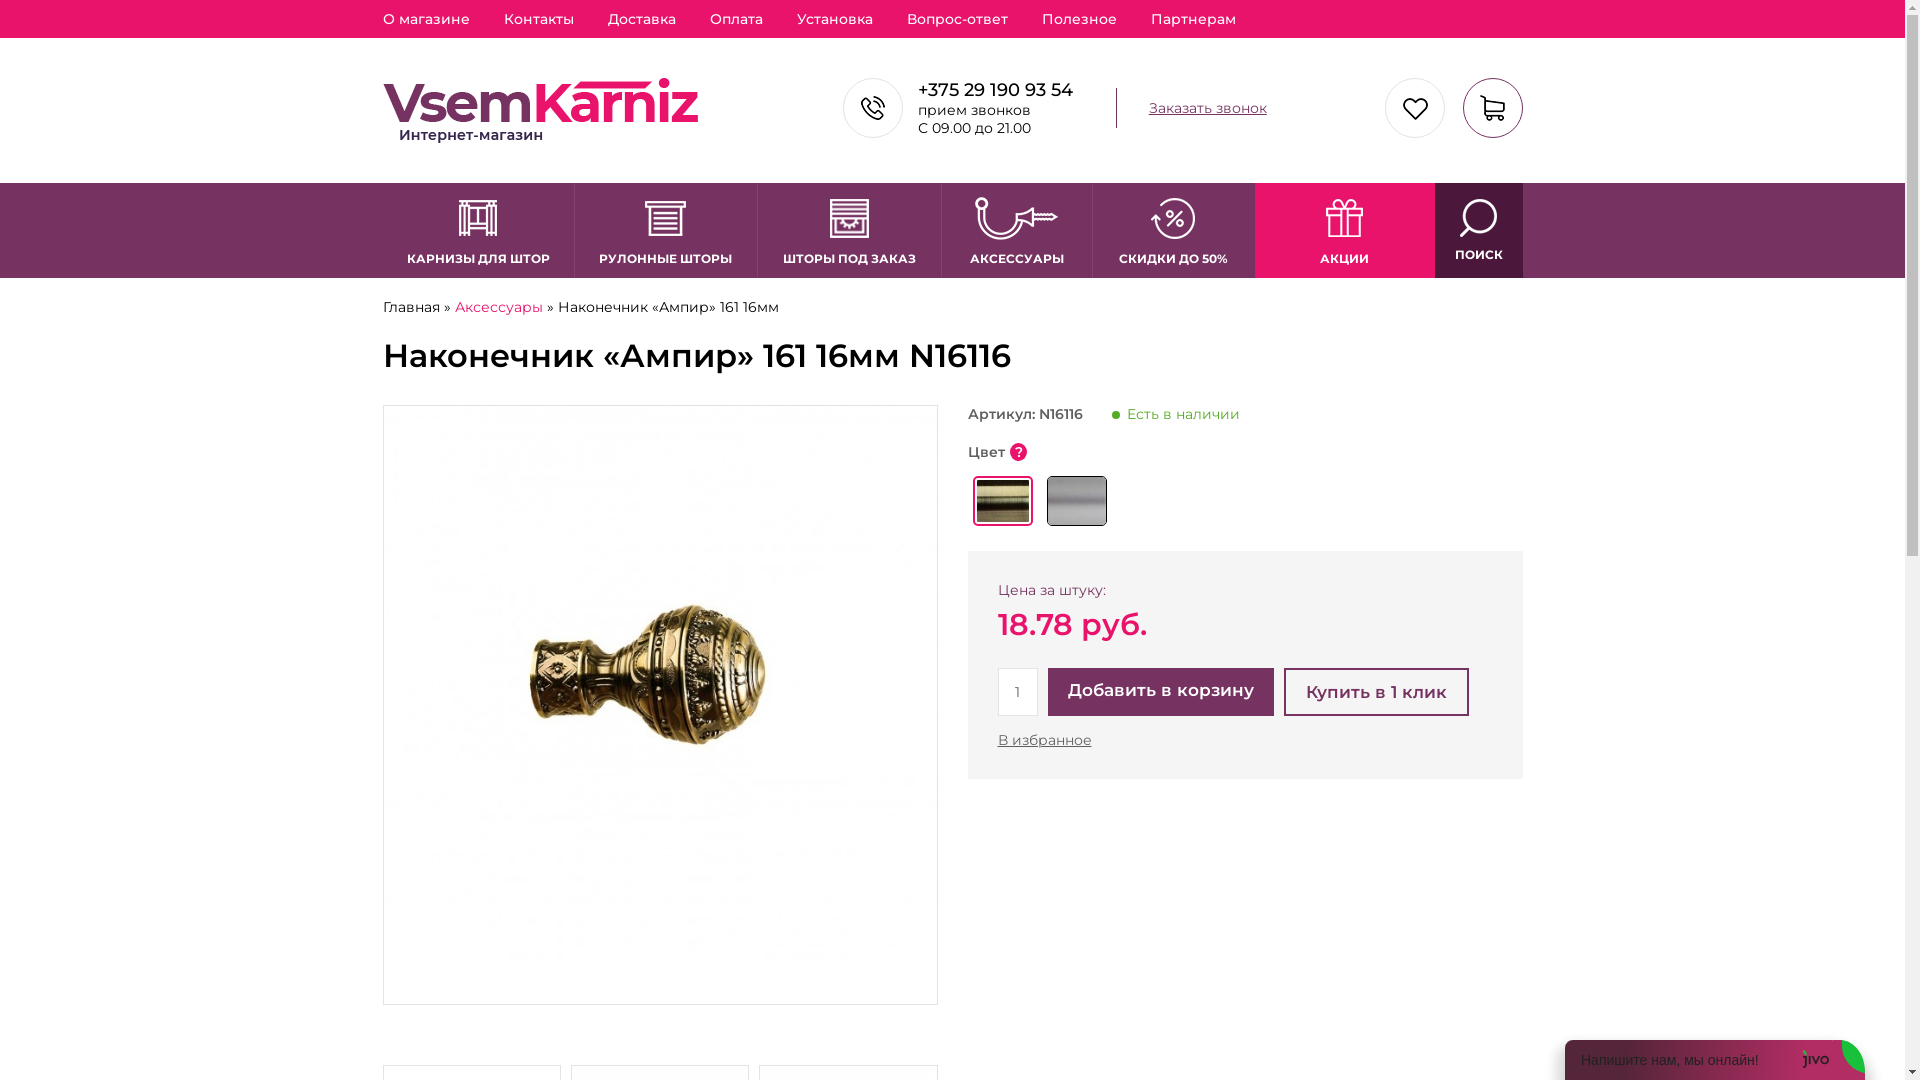 This screenshot has height=1080, width=1920. I want to click on '+375 29 190 93 54', so click(995, 88).